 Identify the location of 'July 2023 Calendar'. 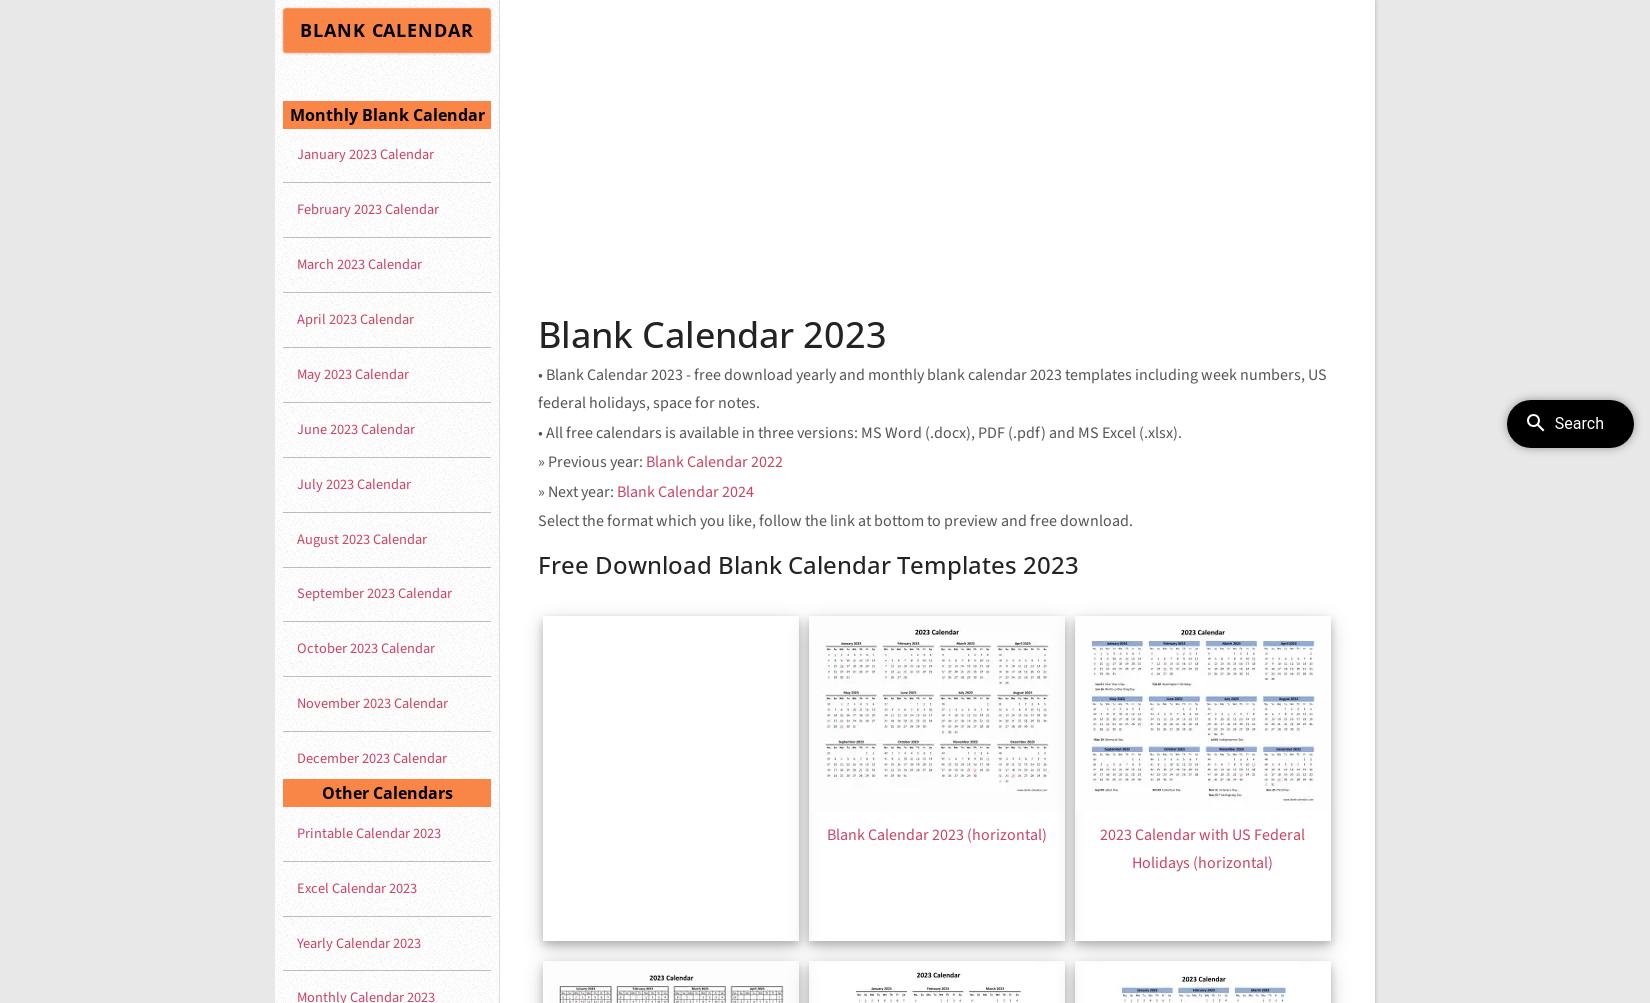
(353, 483).